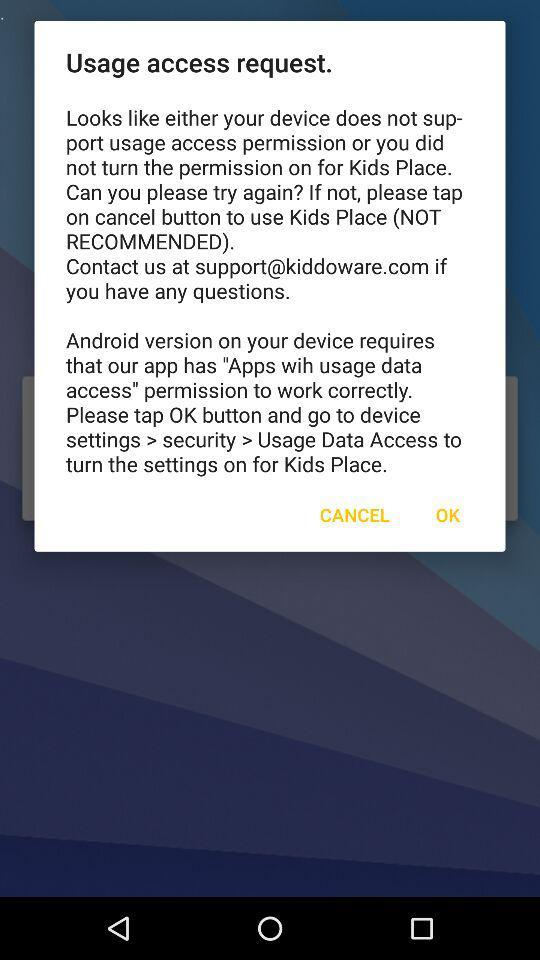 This screenshot has height=960, width=540. Describe the element at coordinates (447, 513) in the screenshot. I see `ok` at that location.